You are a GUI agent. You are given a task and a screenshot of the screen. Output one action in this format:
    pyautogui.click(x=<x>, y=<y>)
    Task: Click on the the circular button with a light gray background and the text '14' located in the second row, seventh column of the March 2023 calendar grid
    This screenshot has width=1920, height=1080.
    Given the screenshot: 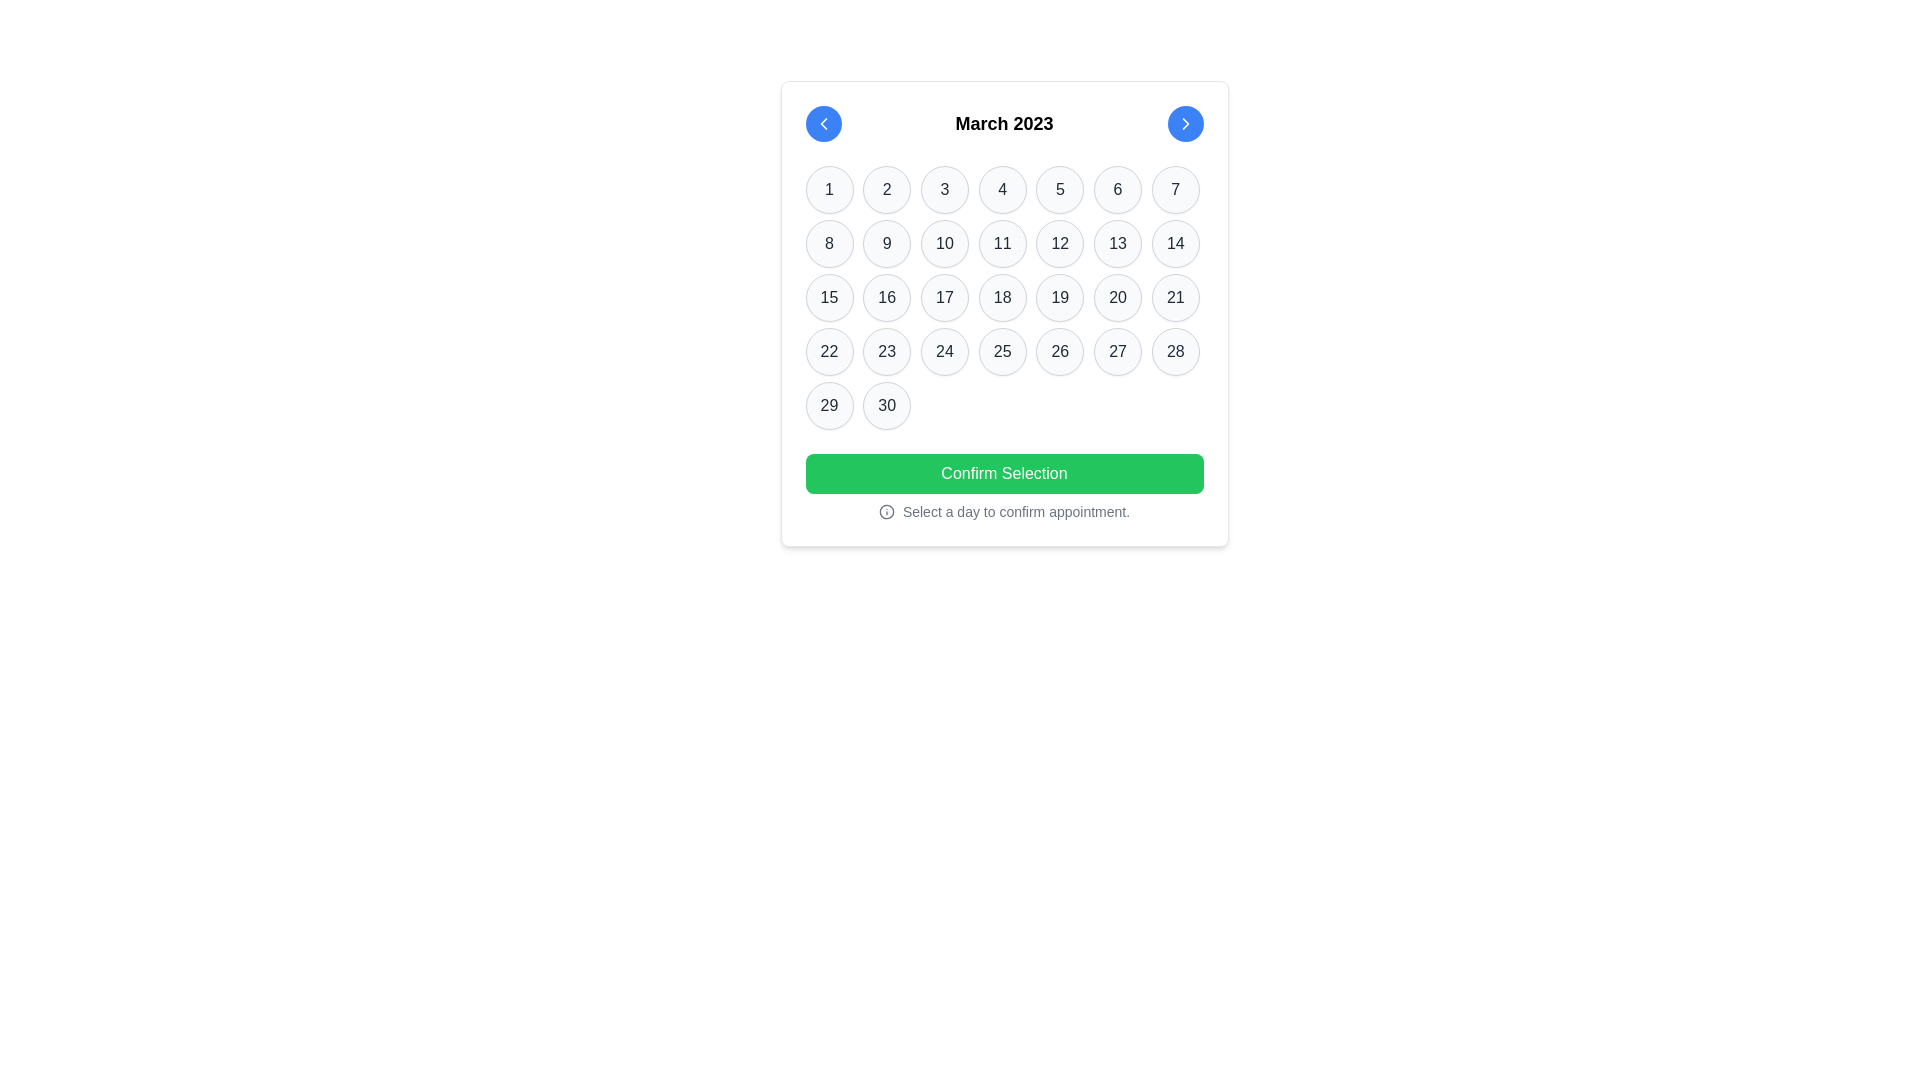 What is the action you would take?
    pyautogui.click(x=1175, y=242)
    